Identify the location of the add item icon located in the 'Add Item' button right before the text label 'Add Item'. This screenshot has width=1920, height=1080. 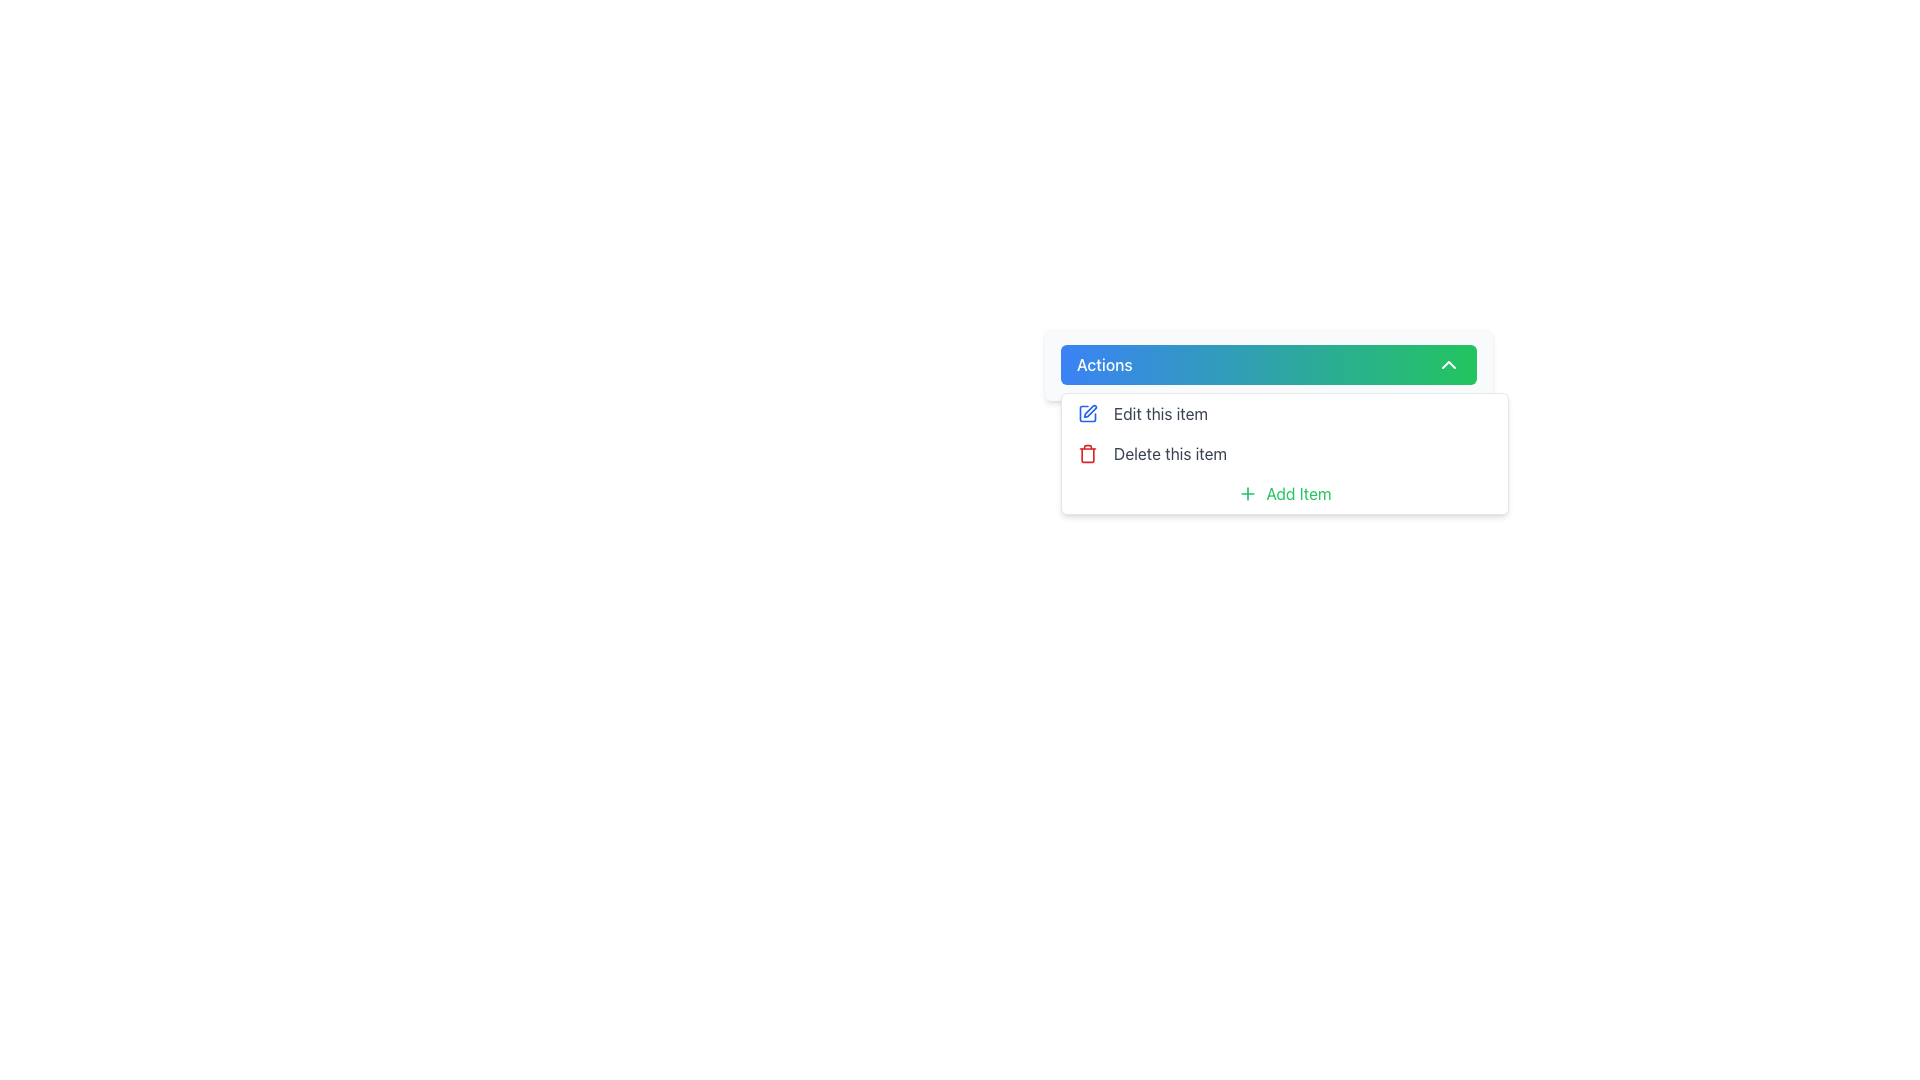
(1247, 493).